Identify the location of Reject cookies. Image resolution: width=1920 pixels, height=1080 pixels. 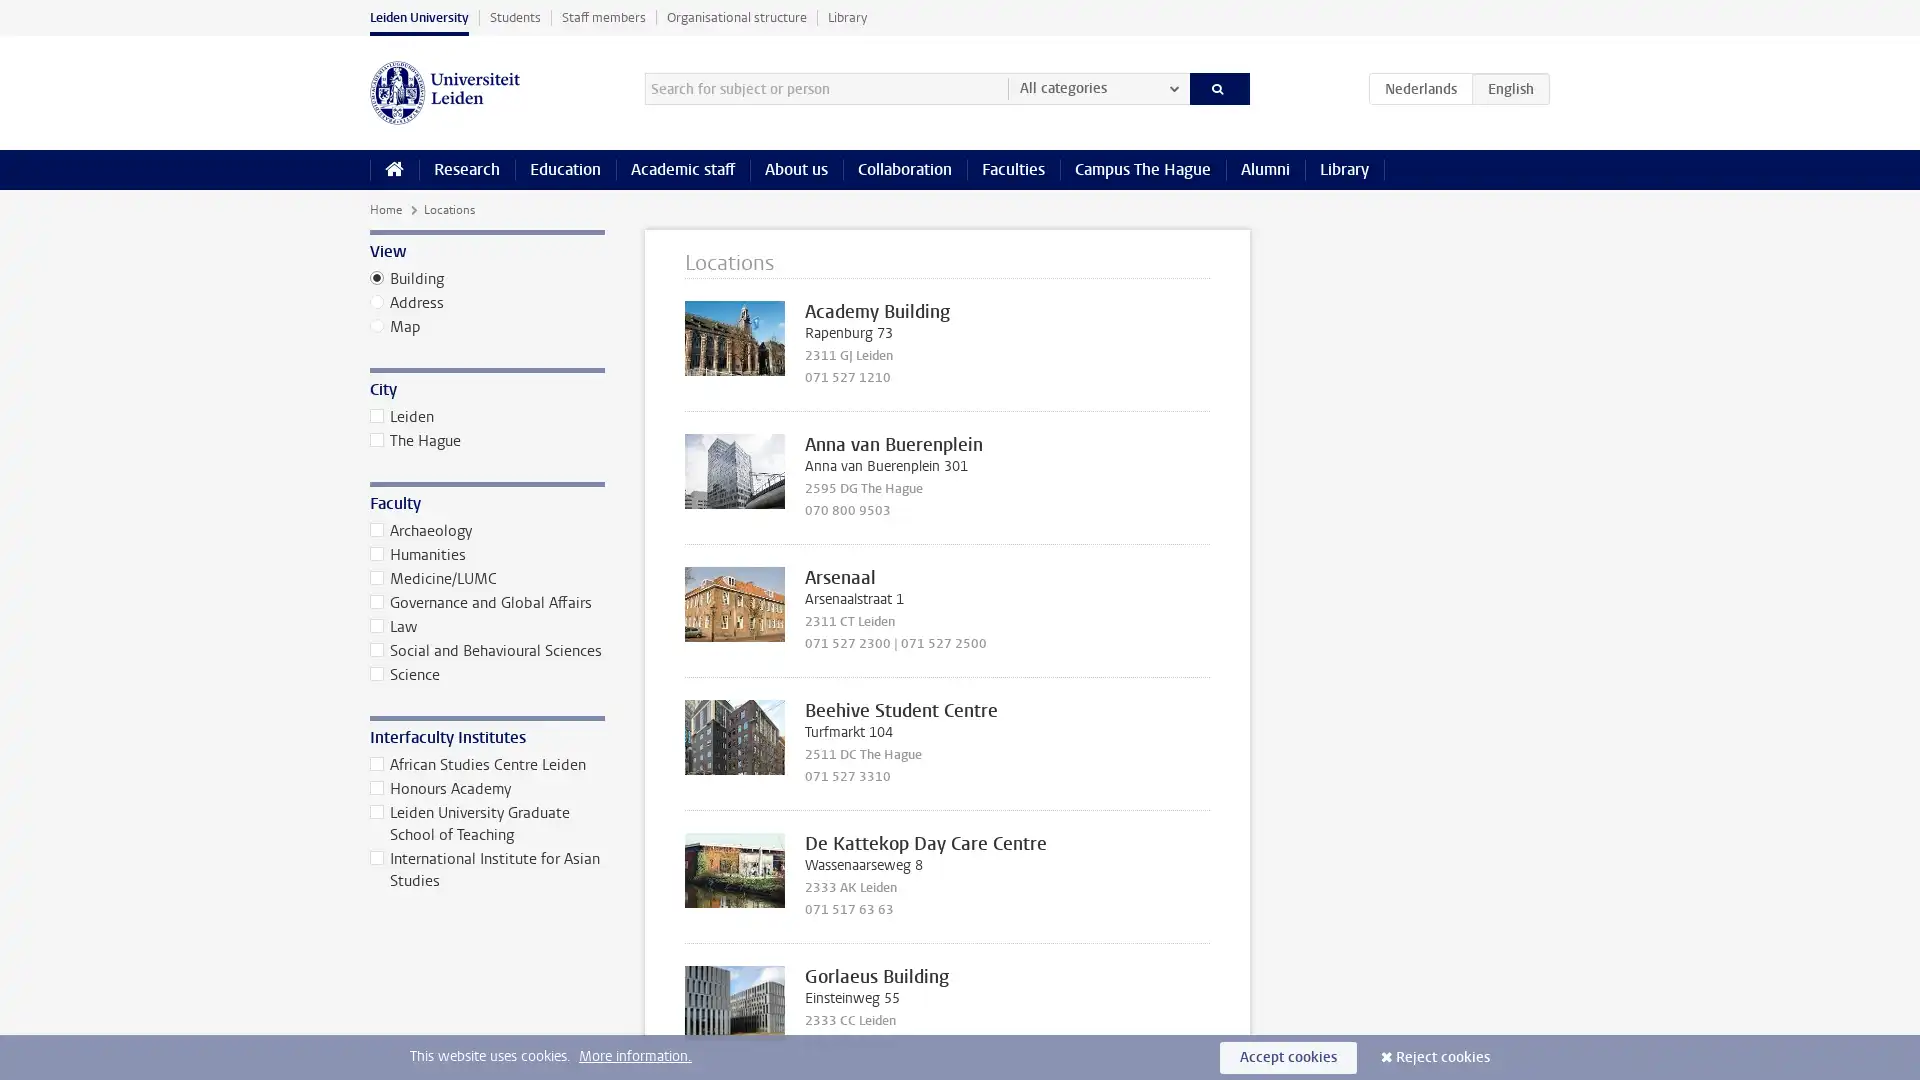
(1443, 1056).